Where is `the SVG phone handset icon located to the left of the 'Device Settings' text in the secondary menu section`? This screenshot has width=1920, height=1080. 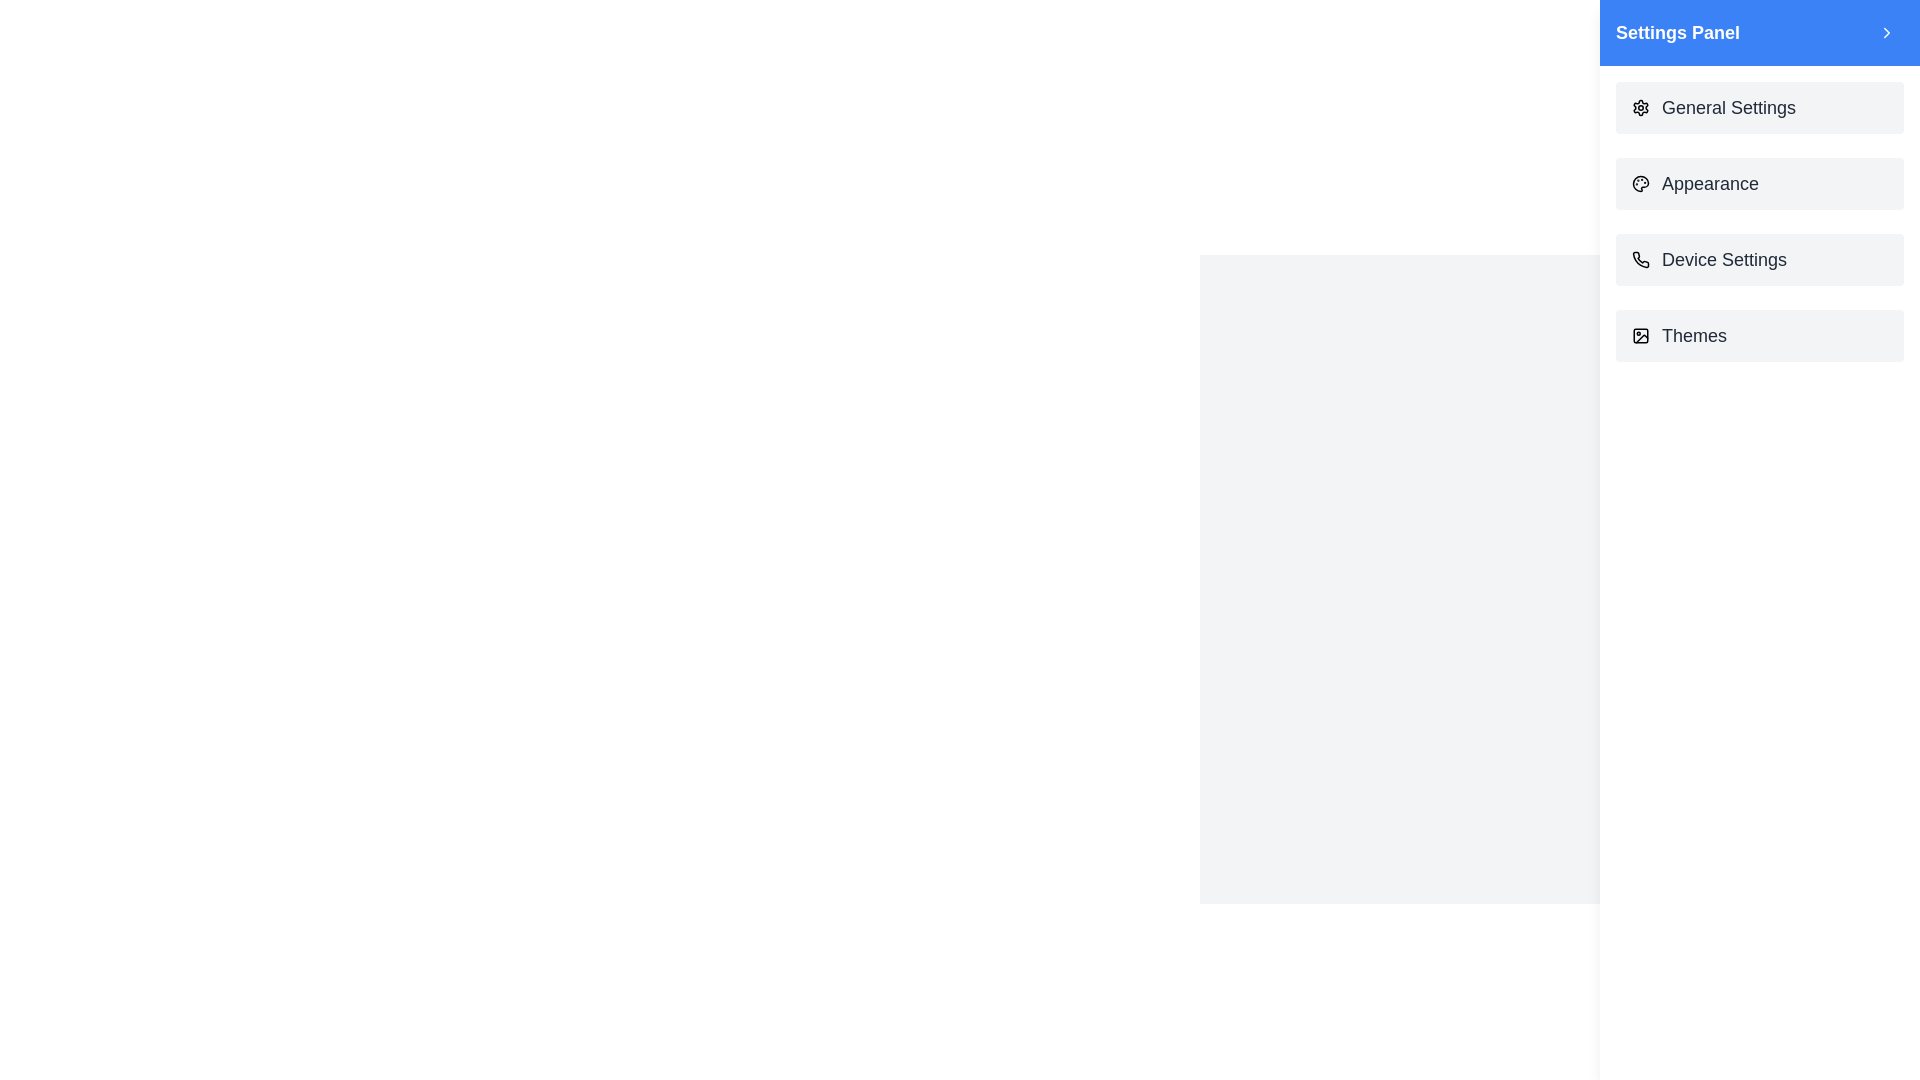 the SVG phone handset icon located to the left of the 'Device Settings' text in the secondary menu section is located at coordinates (1641, 258).